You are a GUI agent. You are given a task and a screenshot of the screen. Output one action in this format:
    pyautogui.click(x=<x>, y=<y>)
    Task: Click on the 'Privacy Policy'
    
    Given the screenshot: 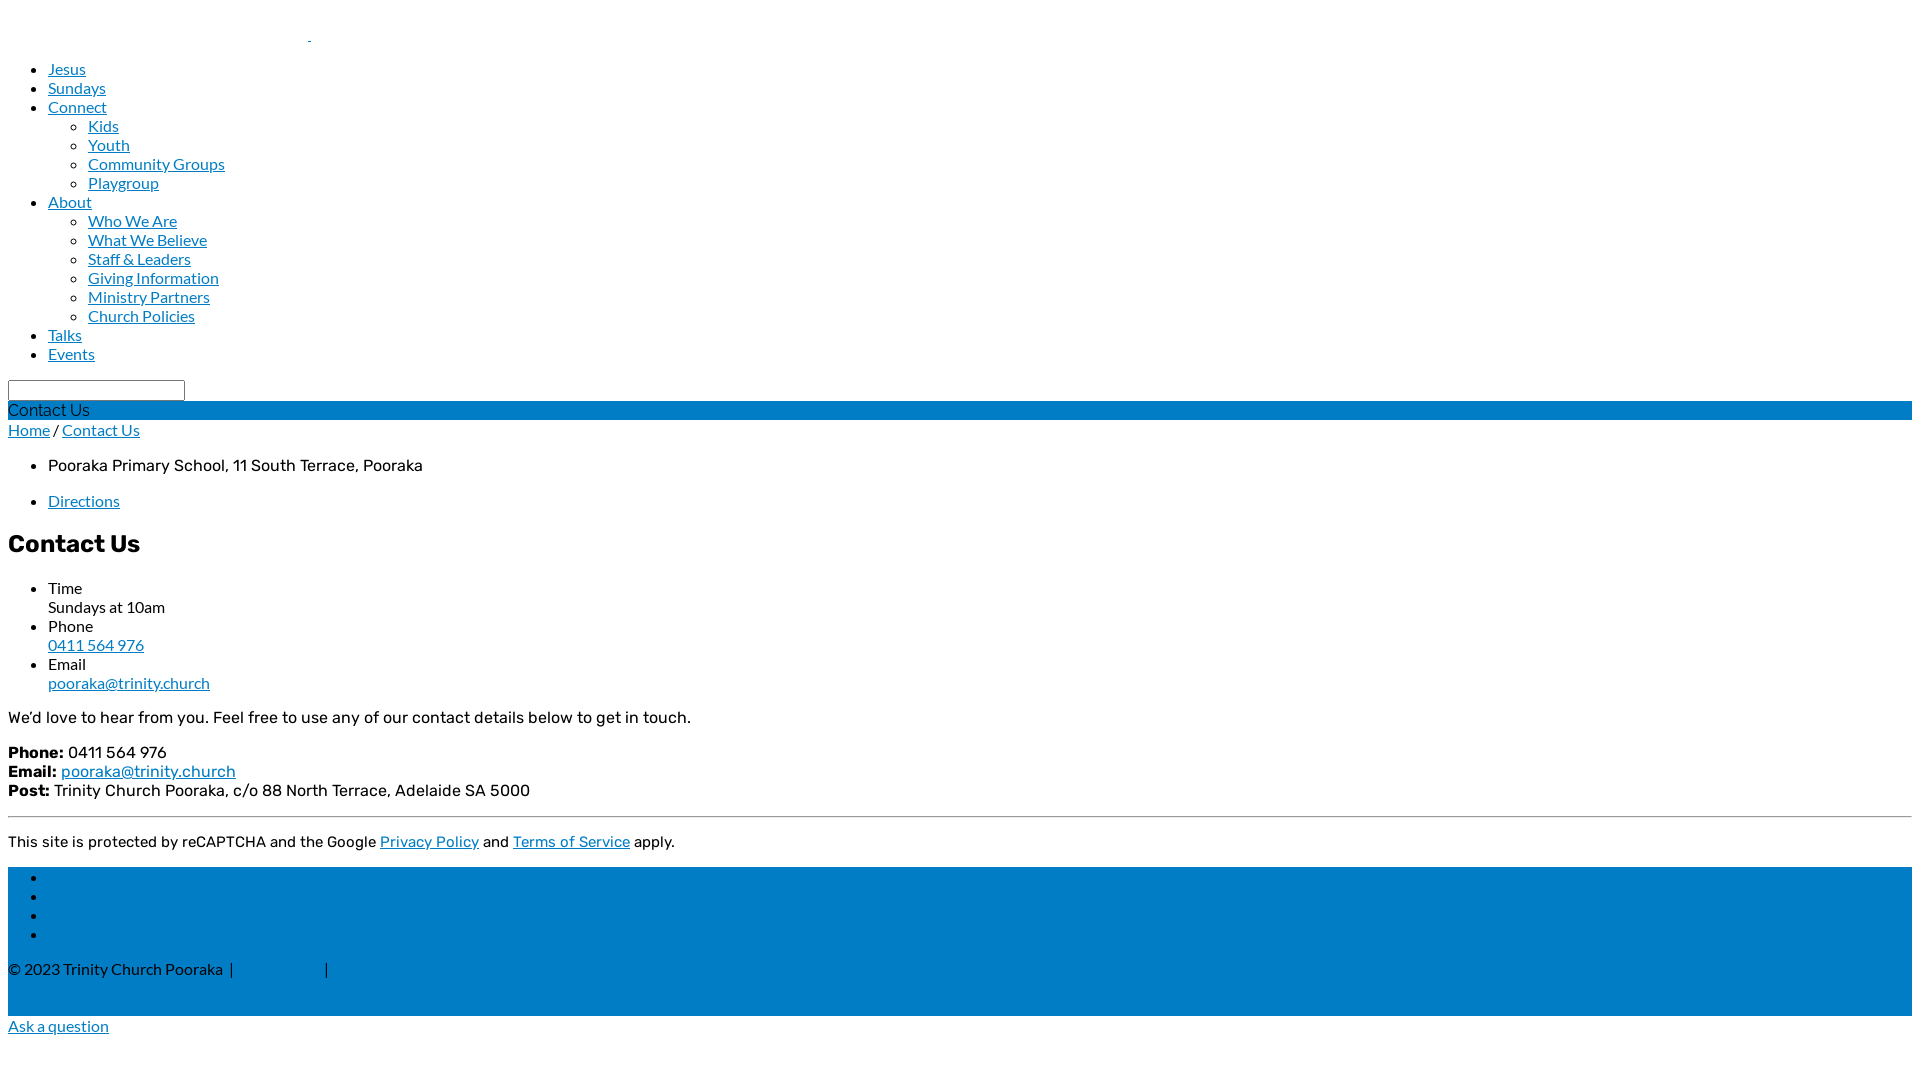 What is the action you would take?
    pyautogui.click(x=428, y=841)
    